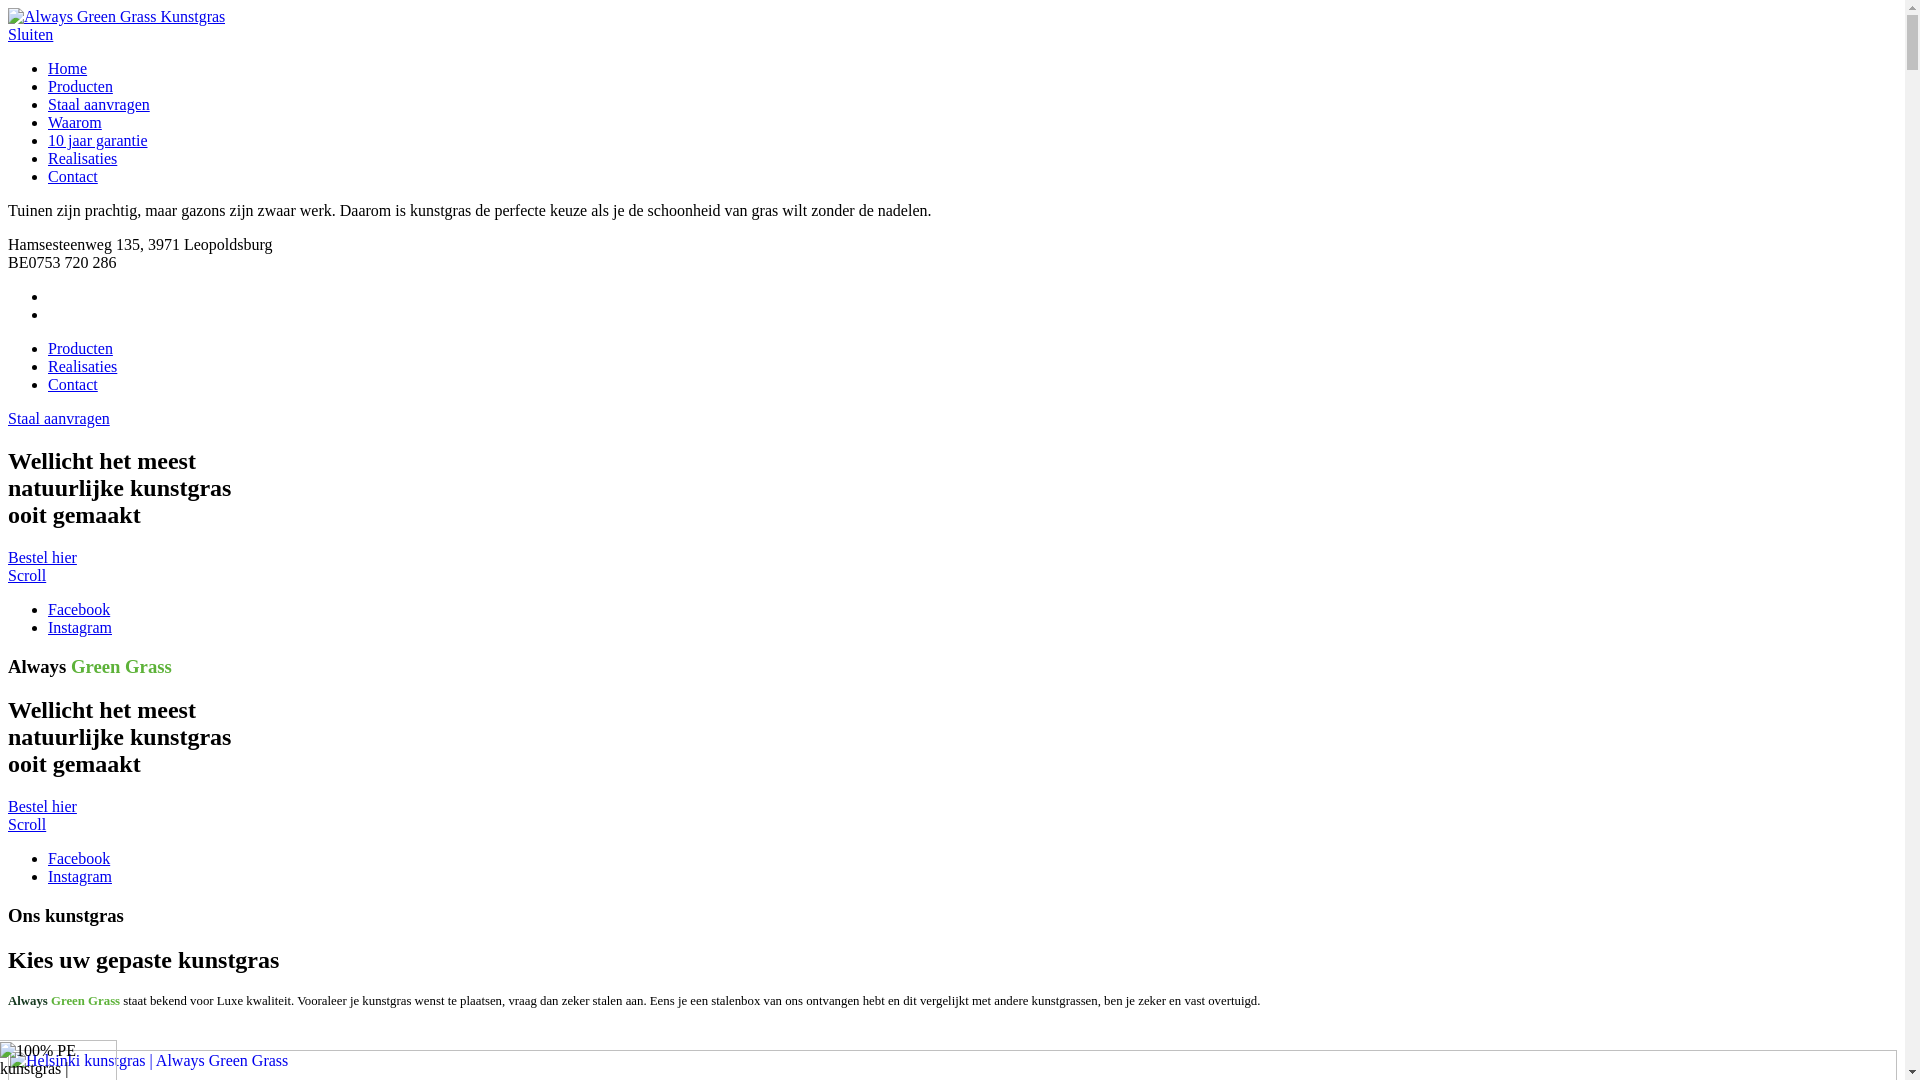 Image resolution: width=1920 pixels, height=1080 pixels. I want to click on 'Bestel hier', so click(42, 557).